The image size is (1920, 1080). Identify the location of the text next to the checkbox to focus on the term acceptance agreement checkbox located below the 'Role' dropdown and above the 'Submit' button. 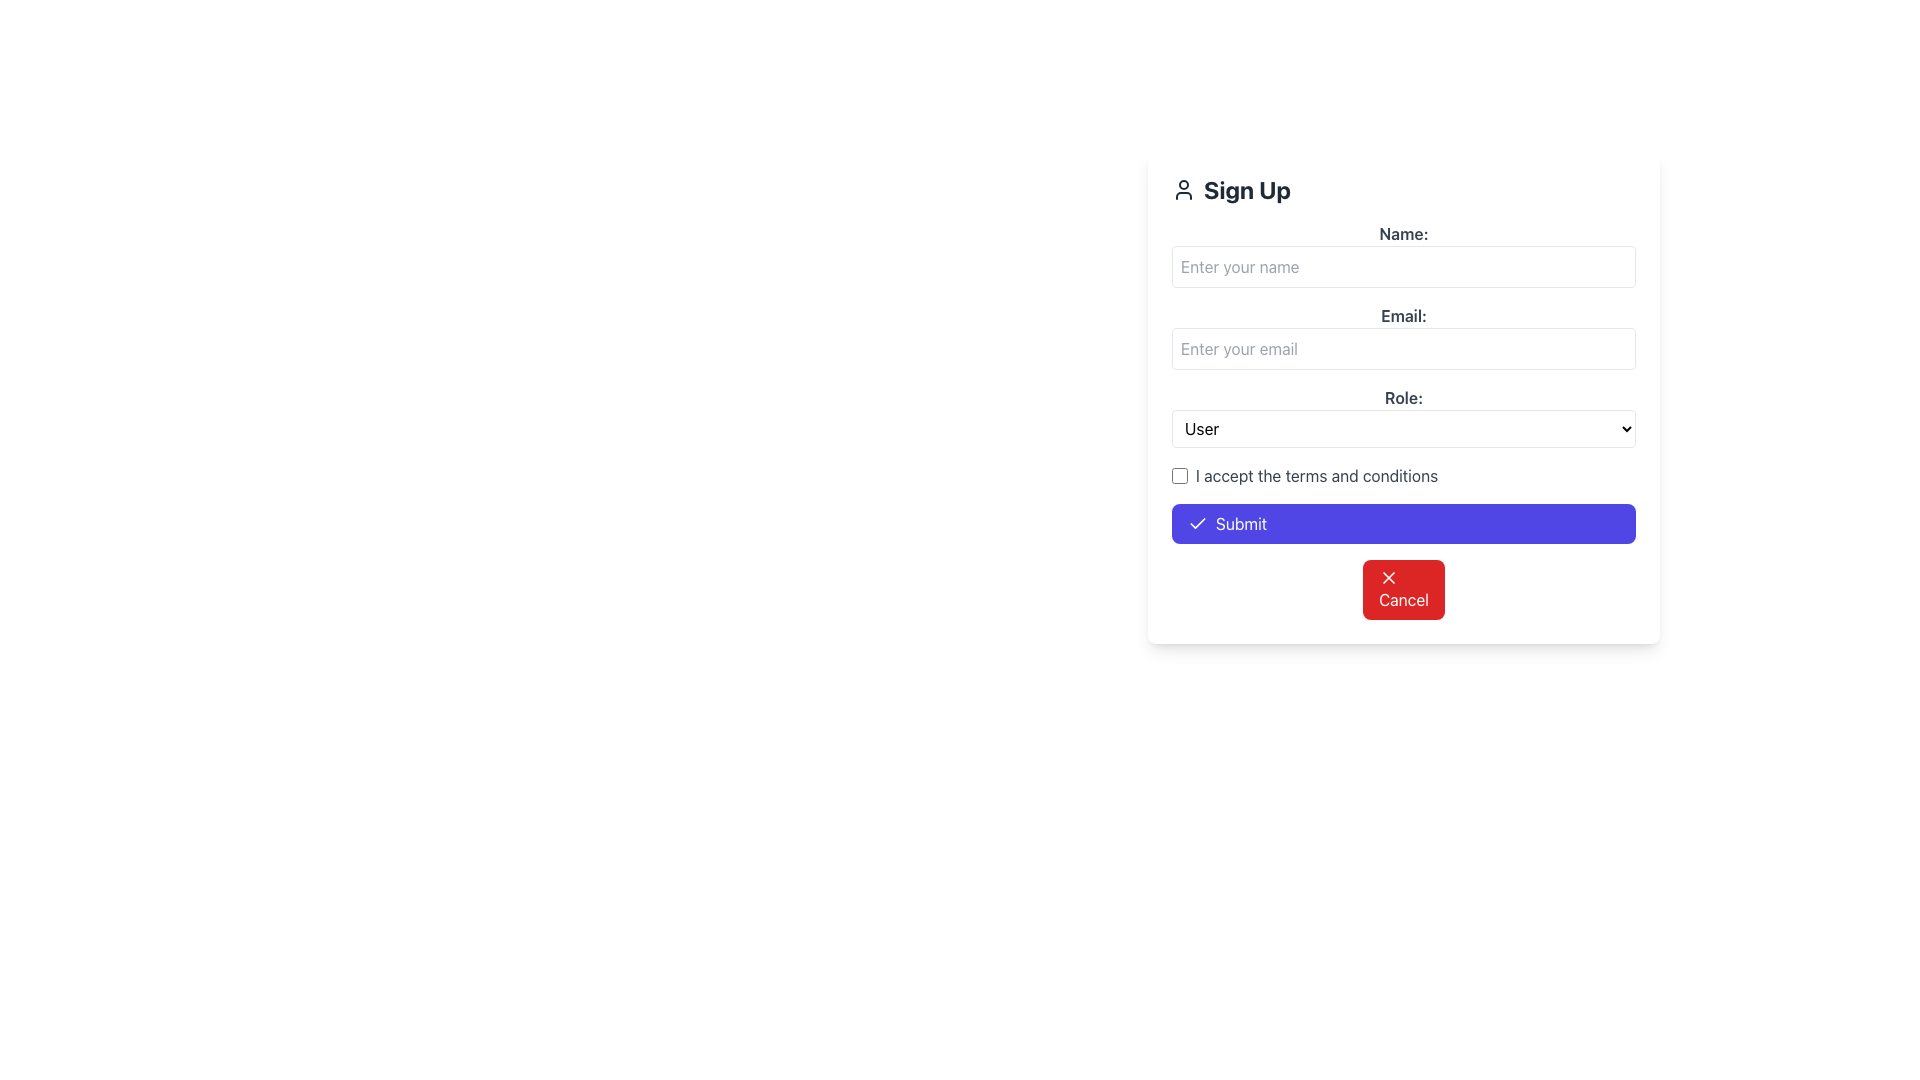
(1402, 475).